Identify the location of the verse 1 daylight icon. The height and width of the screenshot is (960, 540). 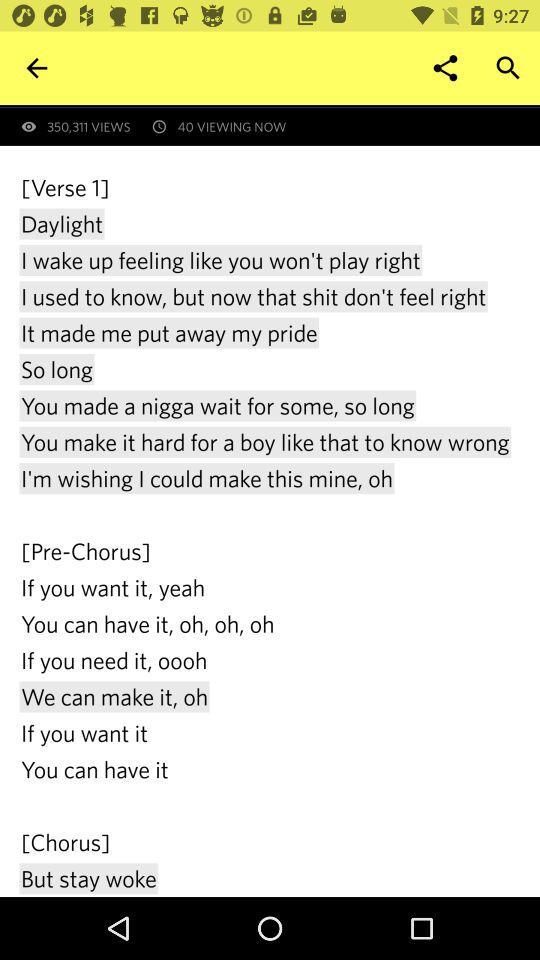
(270, 533).